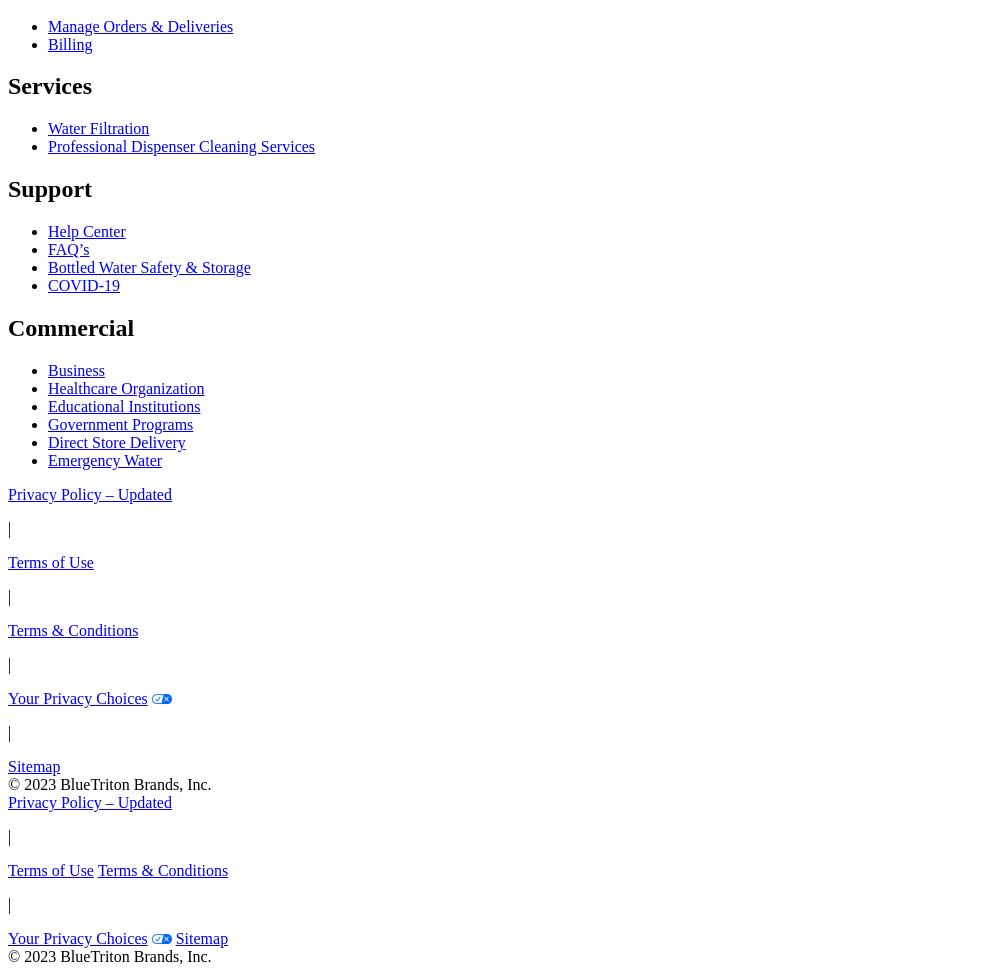 Image resolution: width=1000 pixels, height=971 pixels. I want to click on 'Terms &
                                Conditions', so click(72, 628).